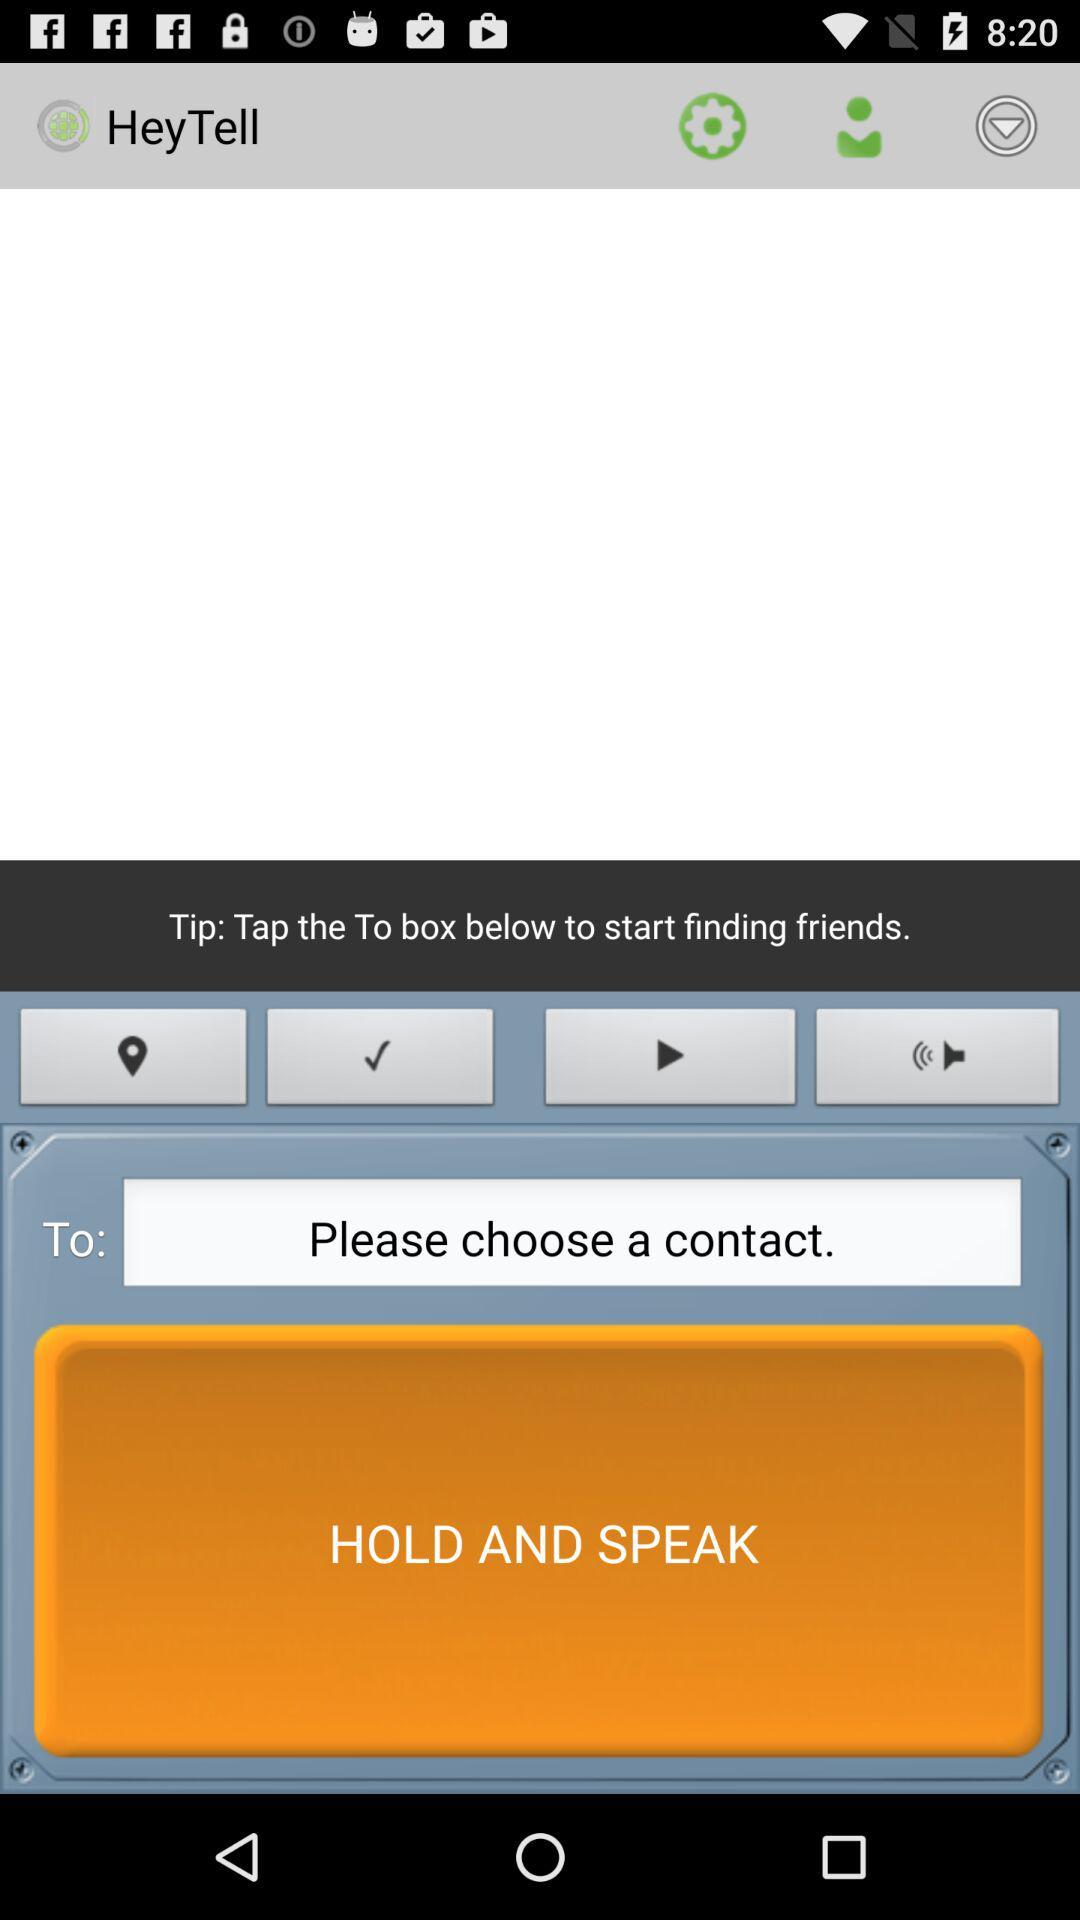 Image resolution: width=1080 pixels, height=1920 pixels. What do you see at coordinates (540, 524) in the screenshot?
I see `the icon above the tip tap the icon` at bounding box center [540, 524].